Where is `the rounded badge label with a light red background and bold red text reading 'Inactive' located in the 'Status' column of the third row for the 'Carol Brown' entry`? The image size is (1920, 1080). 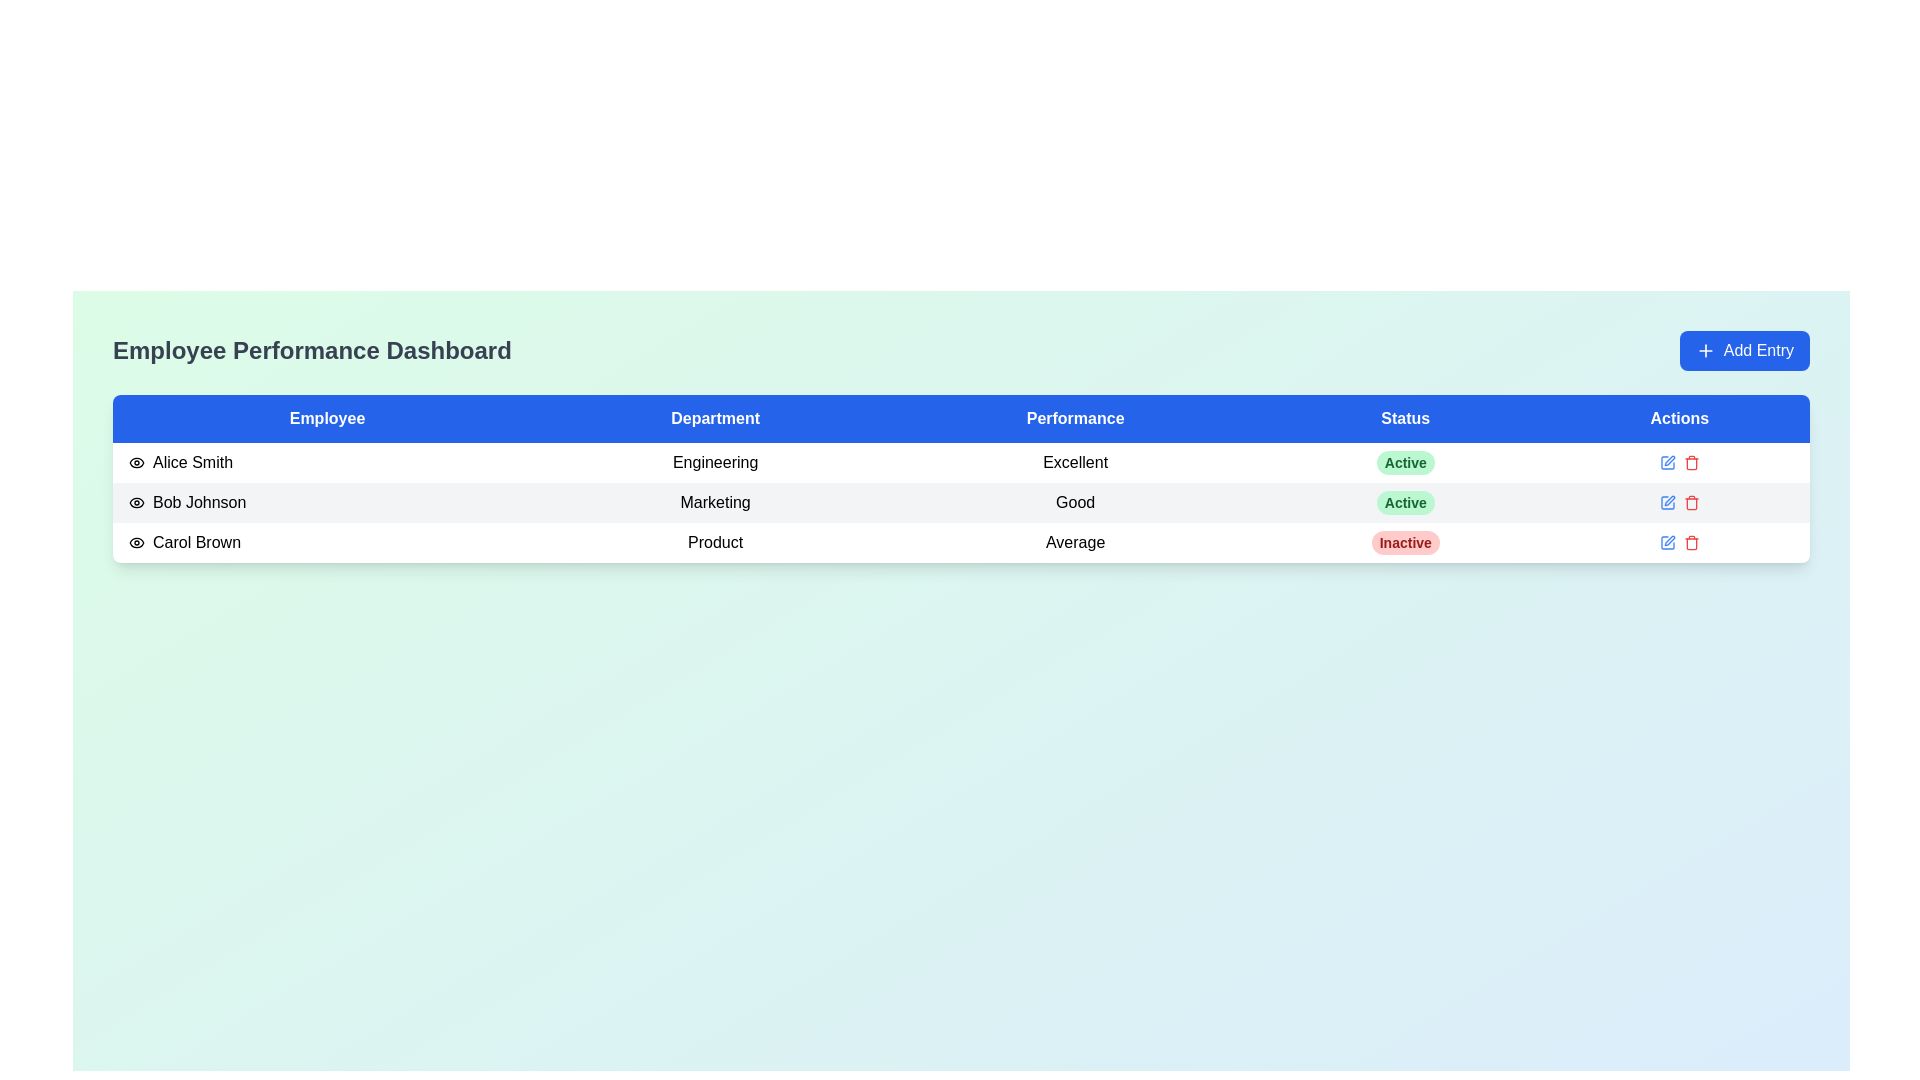 the rounded badge label with a light red background and bold red text reading 'Inactive' located in the 'Status' column of the third row for the 'Carol Brown' entry is located at coordinates (1404, 543).